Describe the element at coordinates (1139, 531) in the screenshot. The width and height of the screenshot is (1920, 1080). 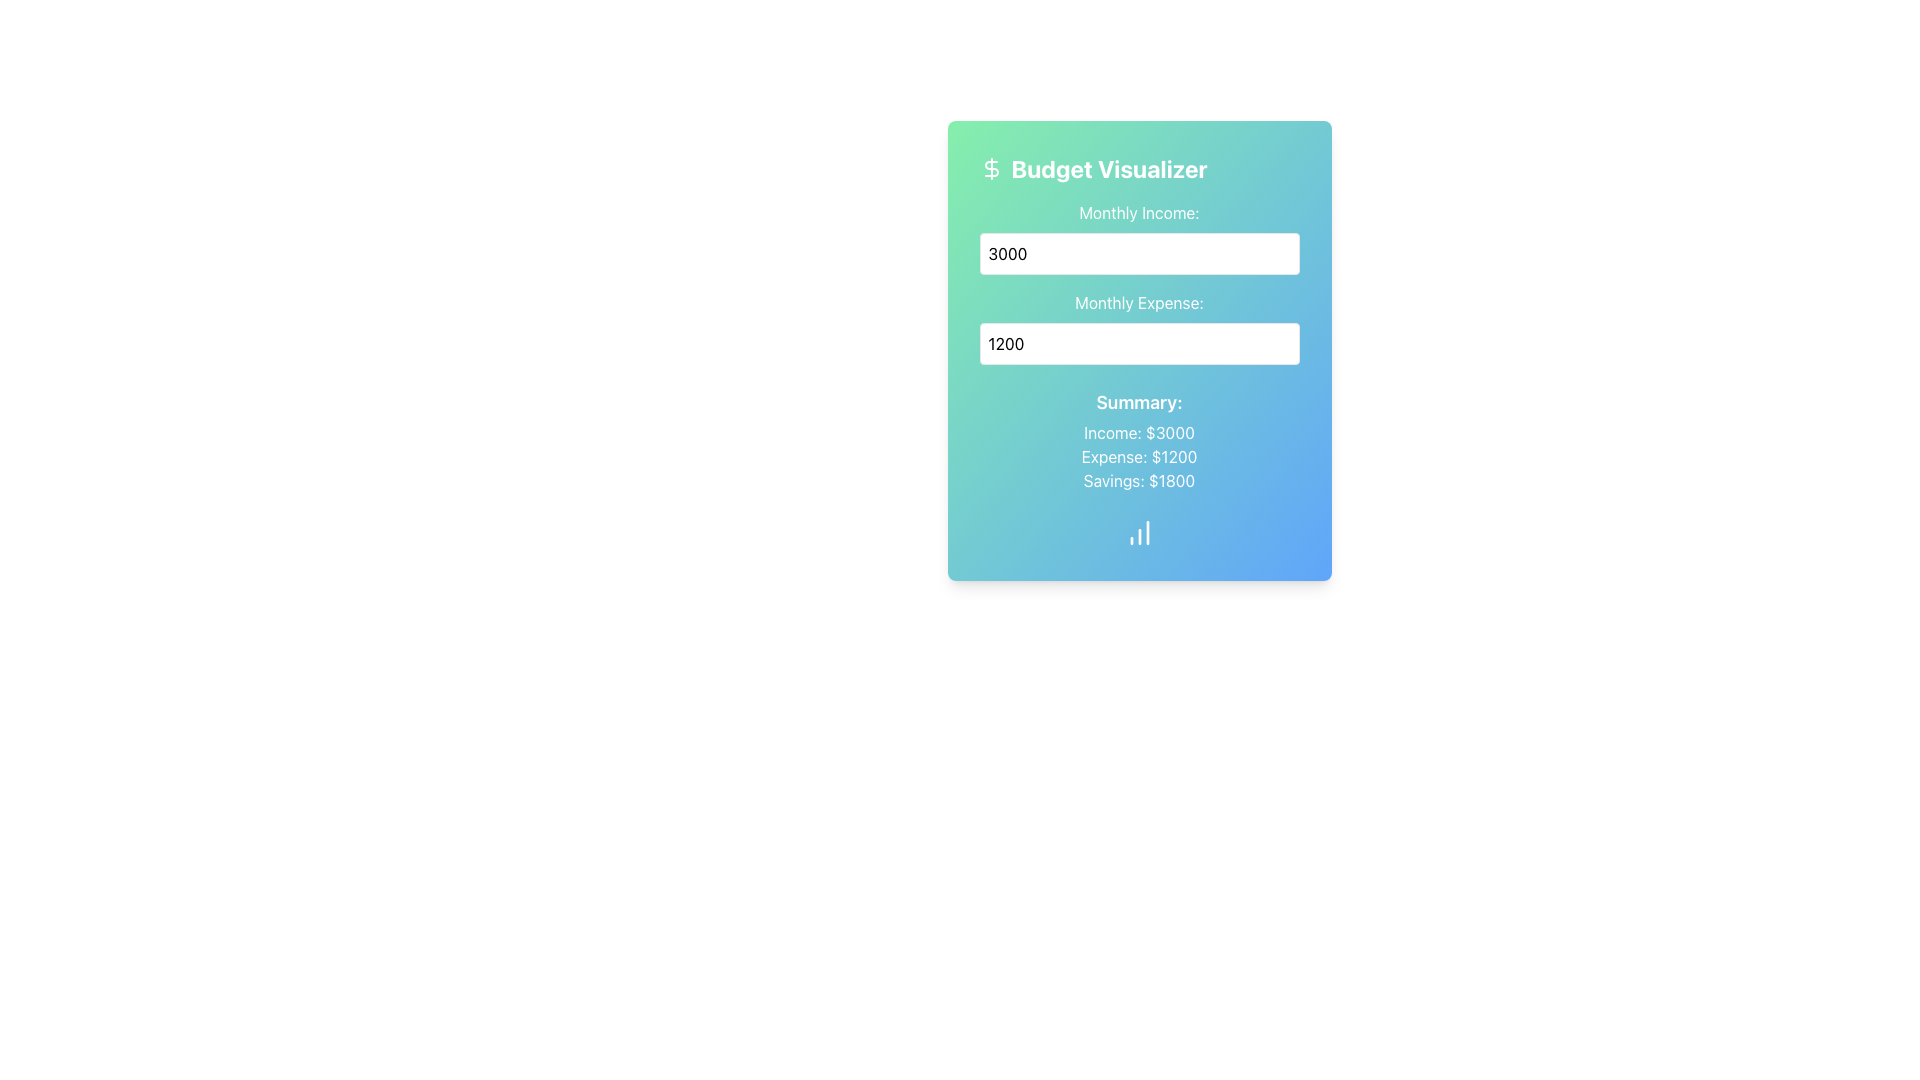
I see `the vertical bar chart icon located at the center bottom of the 'Budget Visualizer' card, which features three bars of varying heights against a gradient blue background` at that location.